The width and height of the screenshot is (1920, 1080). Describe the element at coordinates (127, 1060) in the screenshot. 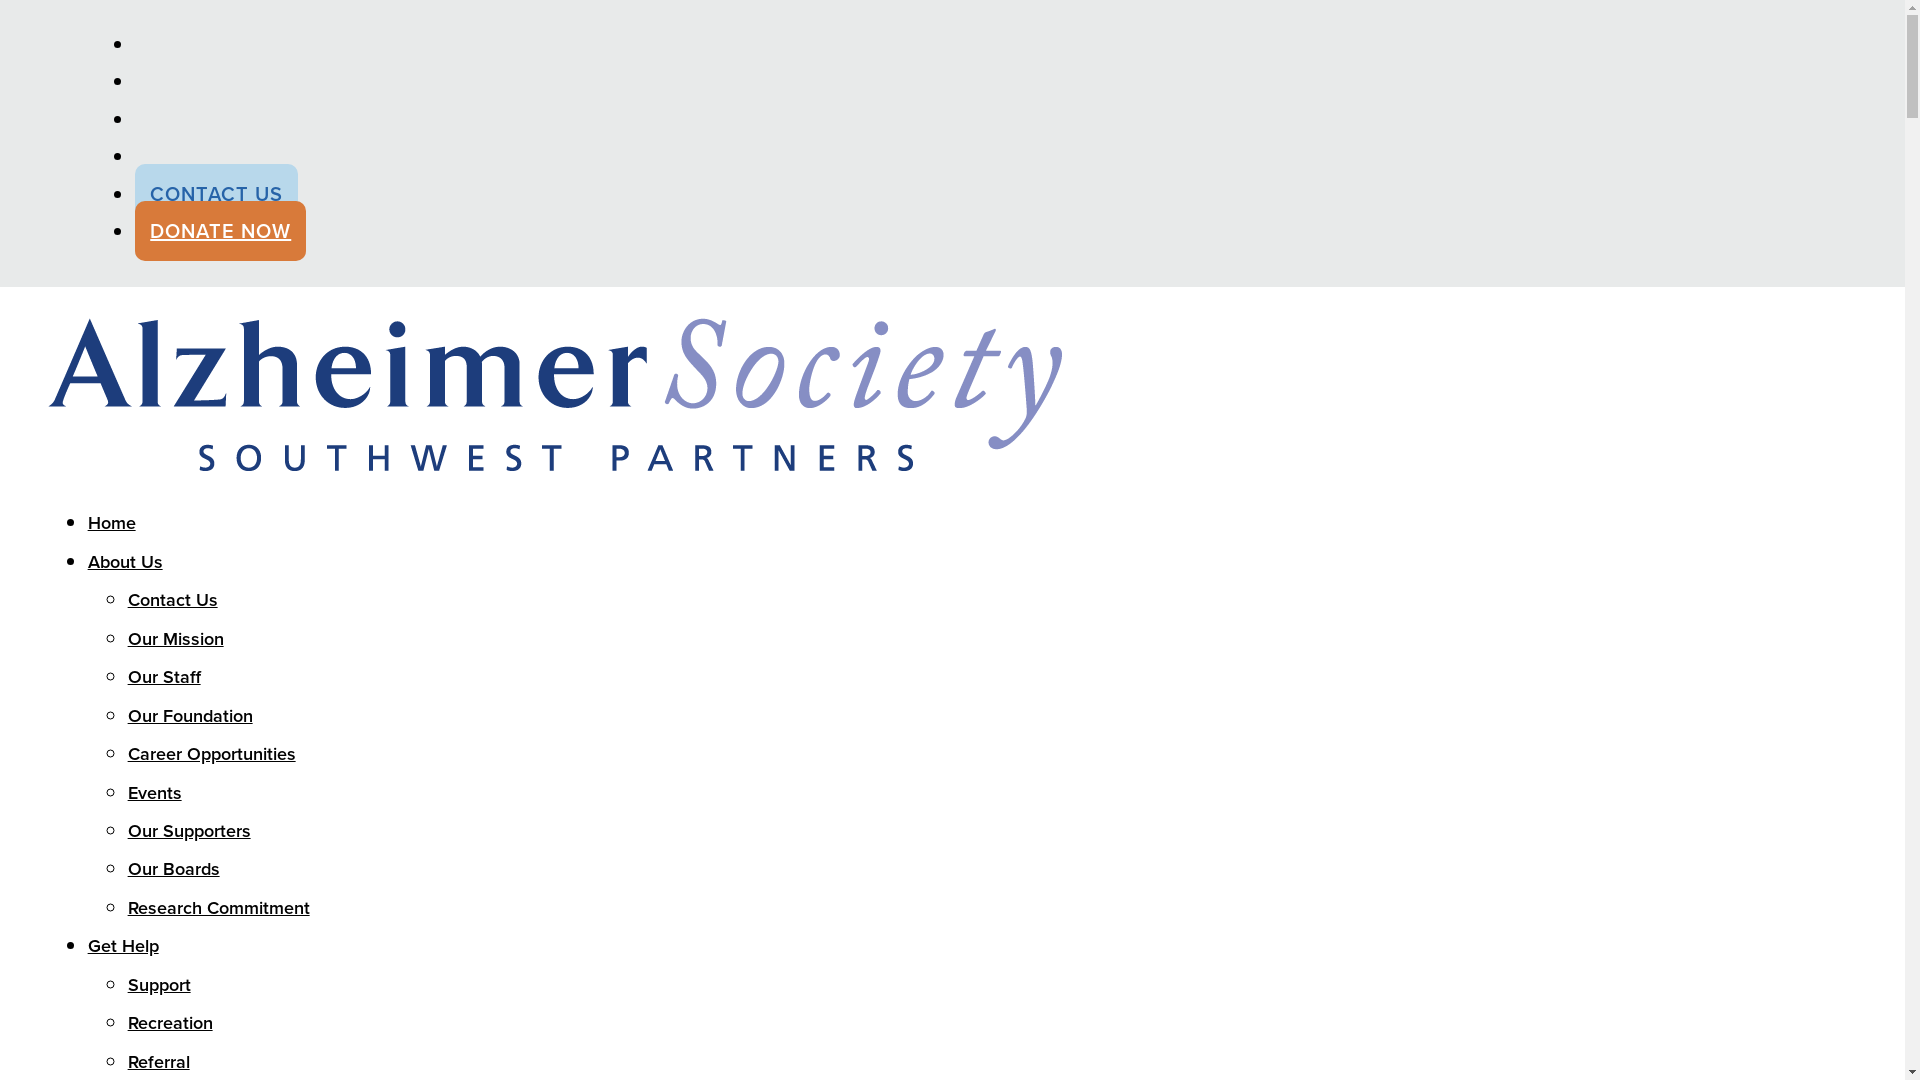

I see `'Referral'` at that location.